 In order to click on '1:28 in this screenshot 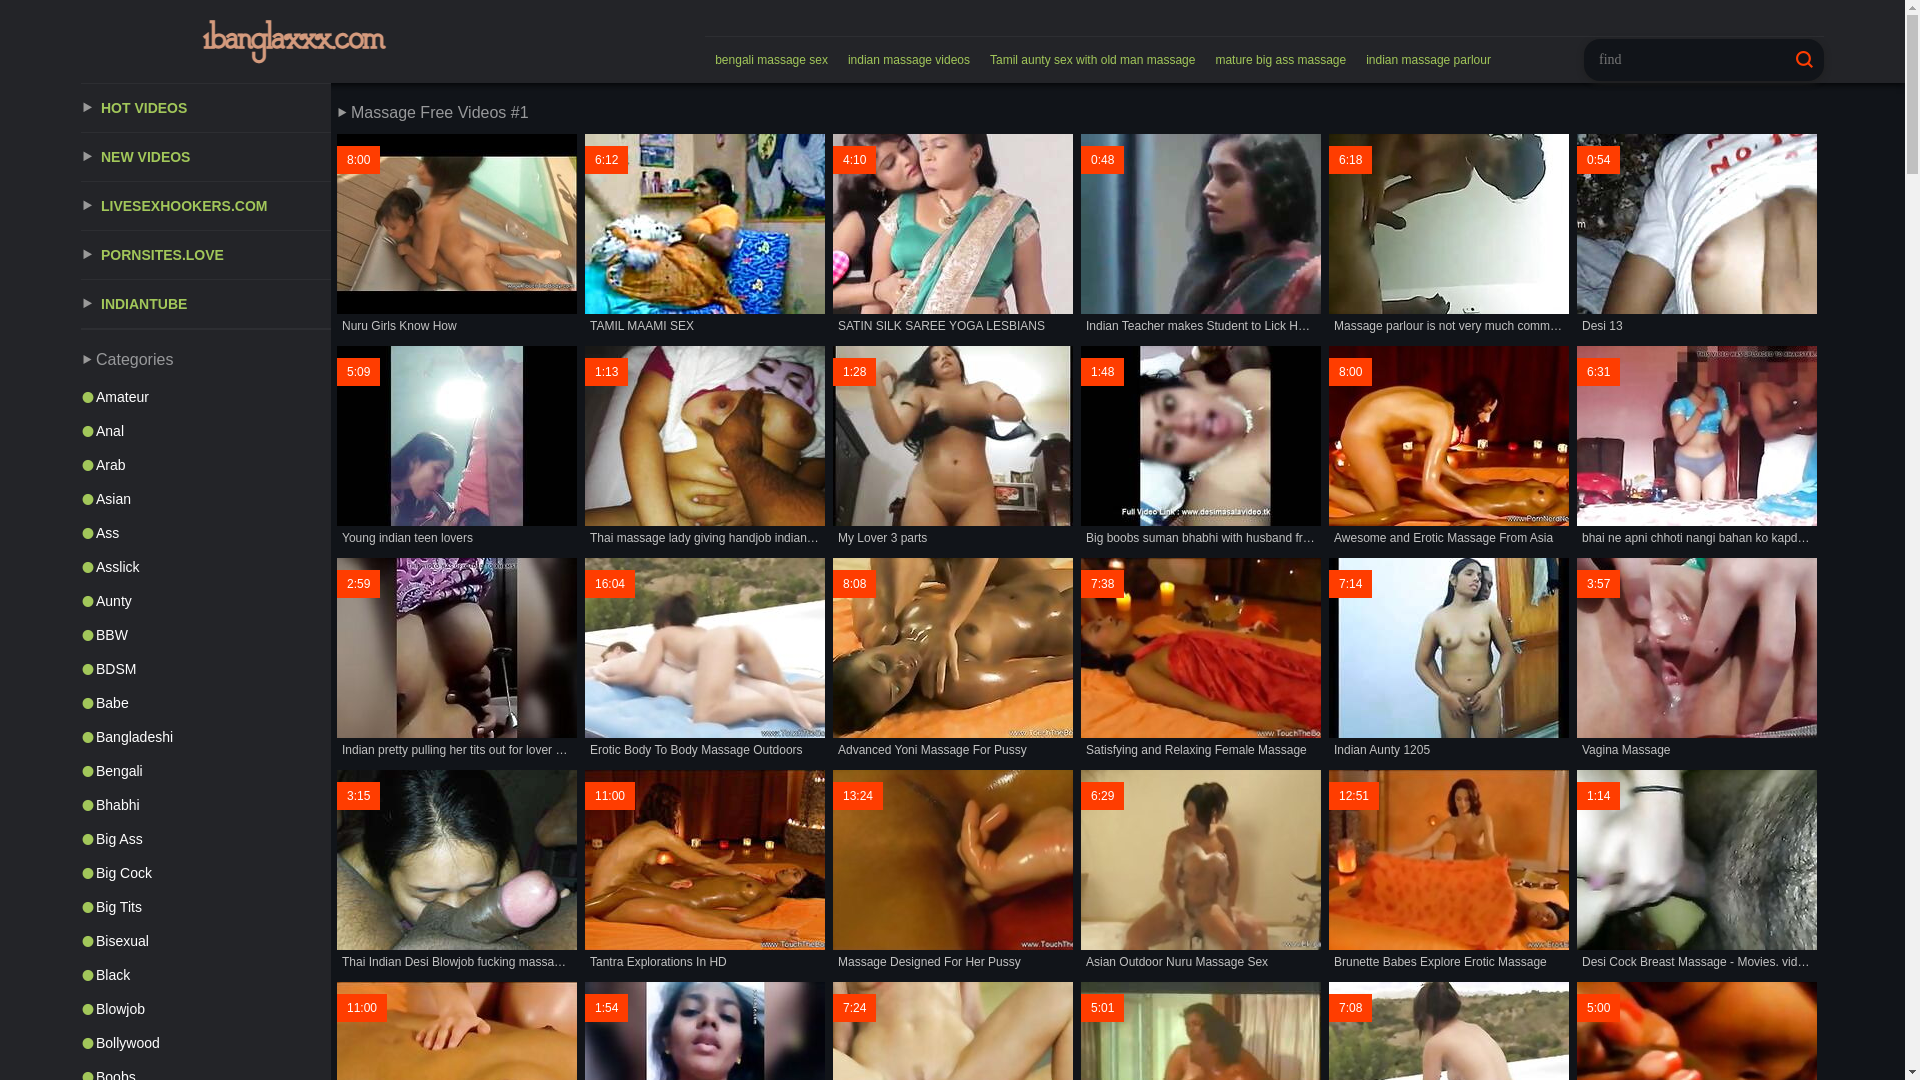, I will do `click(952, 446)`.